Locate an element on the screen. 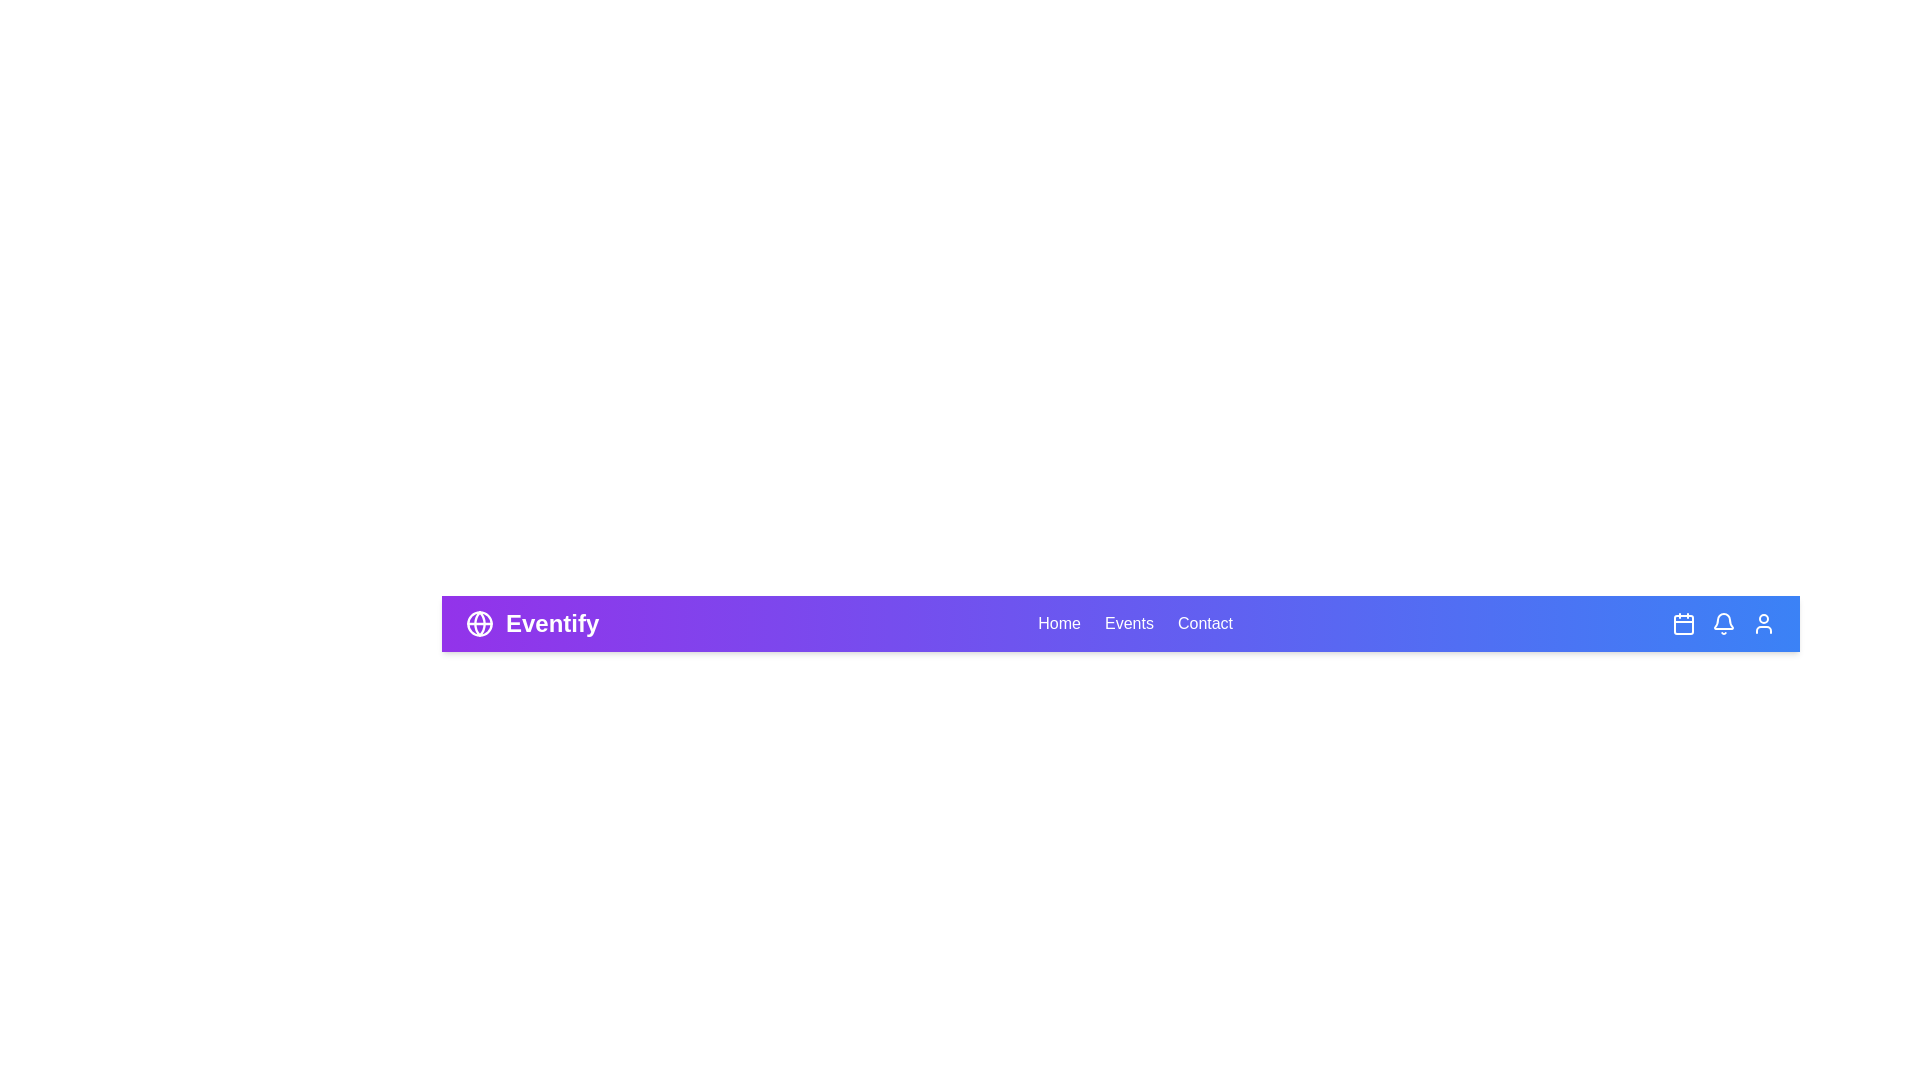 This screenshot has height=1080, width=1920. the 'Contact' navigation link to navigate to the contact page is located at coordinates (1203, 623).